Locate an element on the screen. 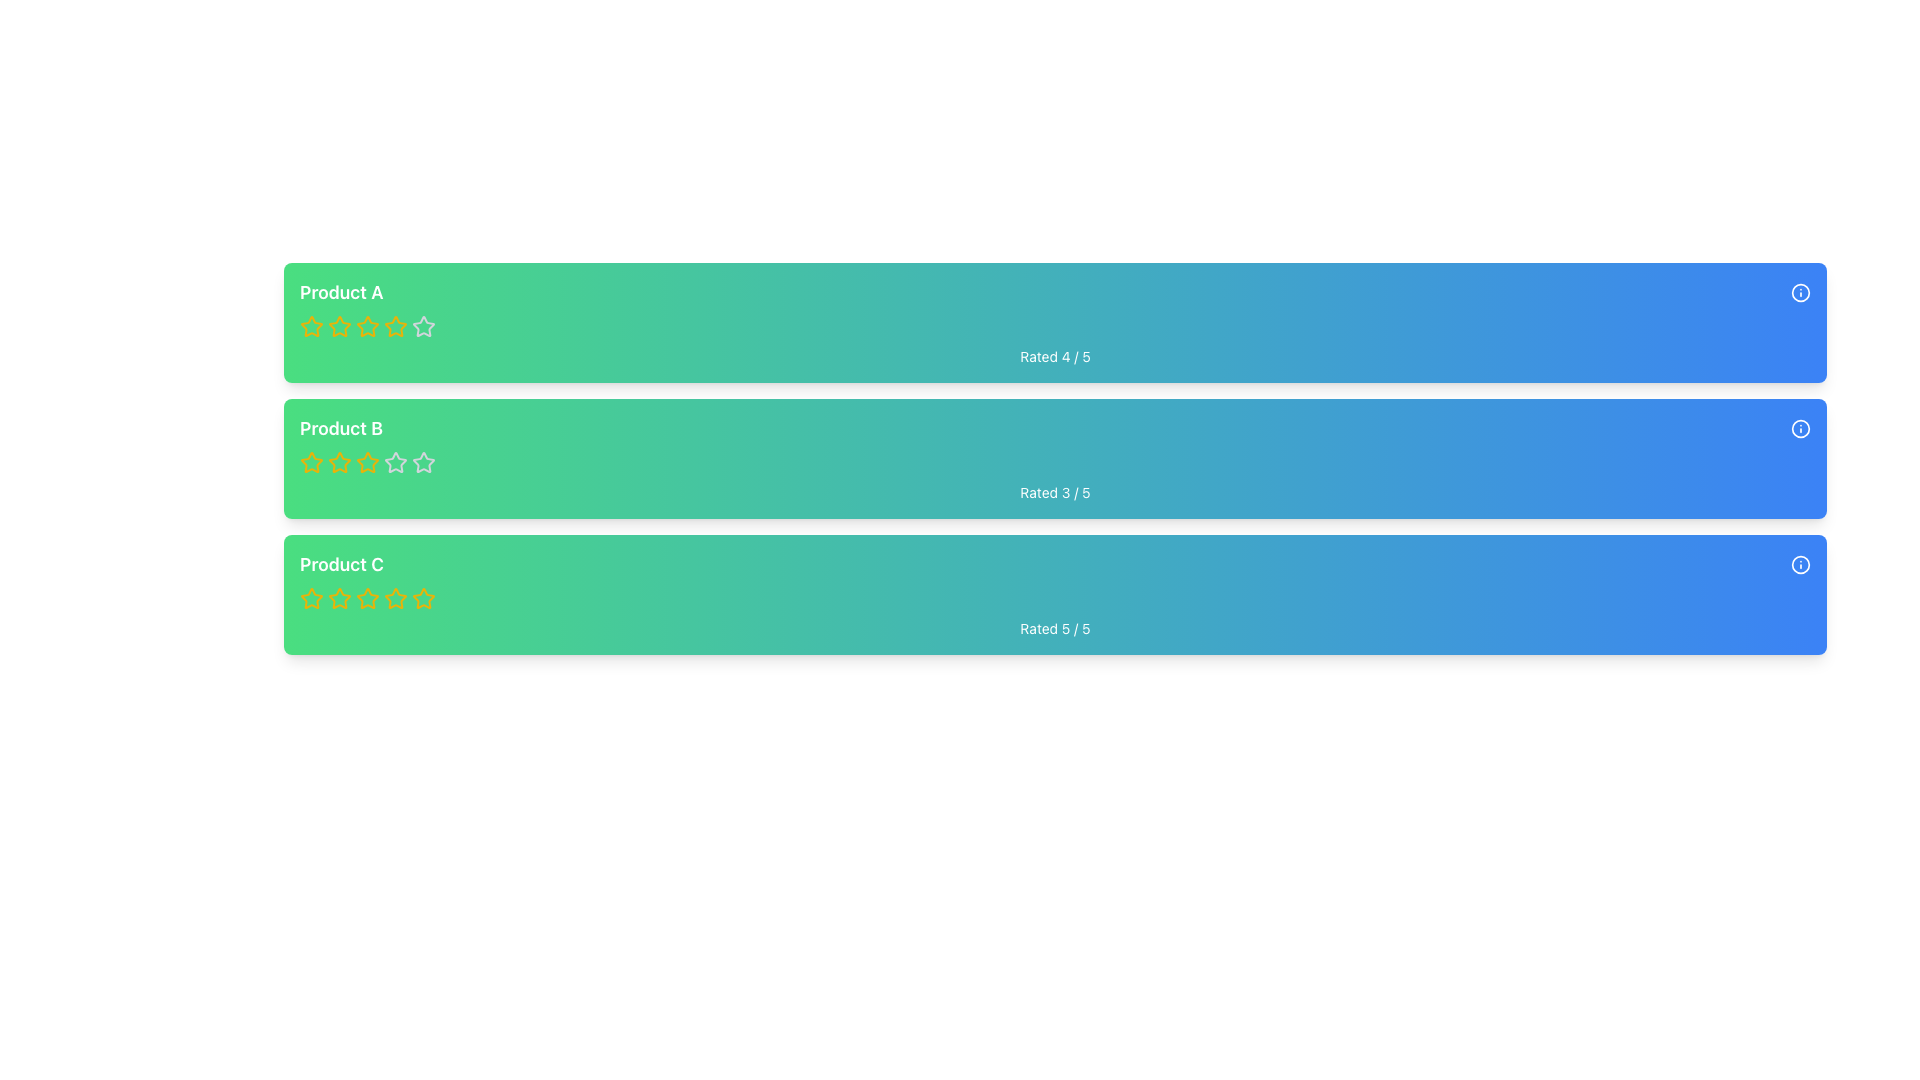  the first Rating star icon located to the right of the 'Product A' label is located at coordinates (311, 326).